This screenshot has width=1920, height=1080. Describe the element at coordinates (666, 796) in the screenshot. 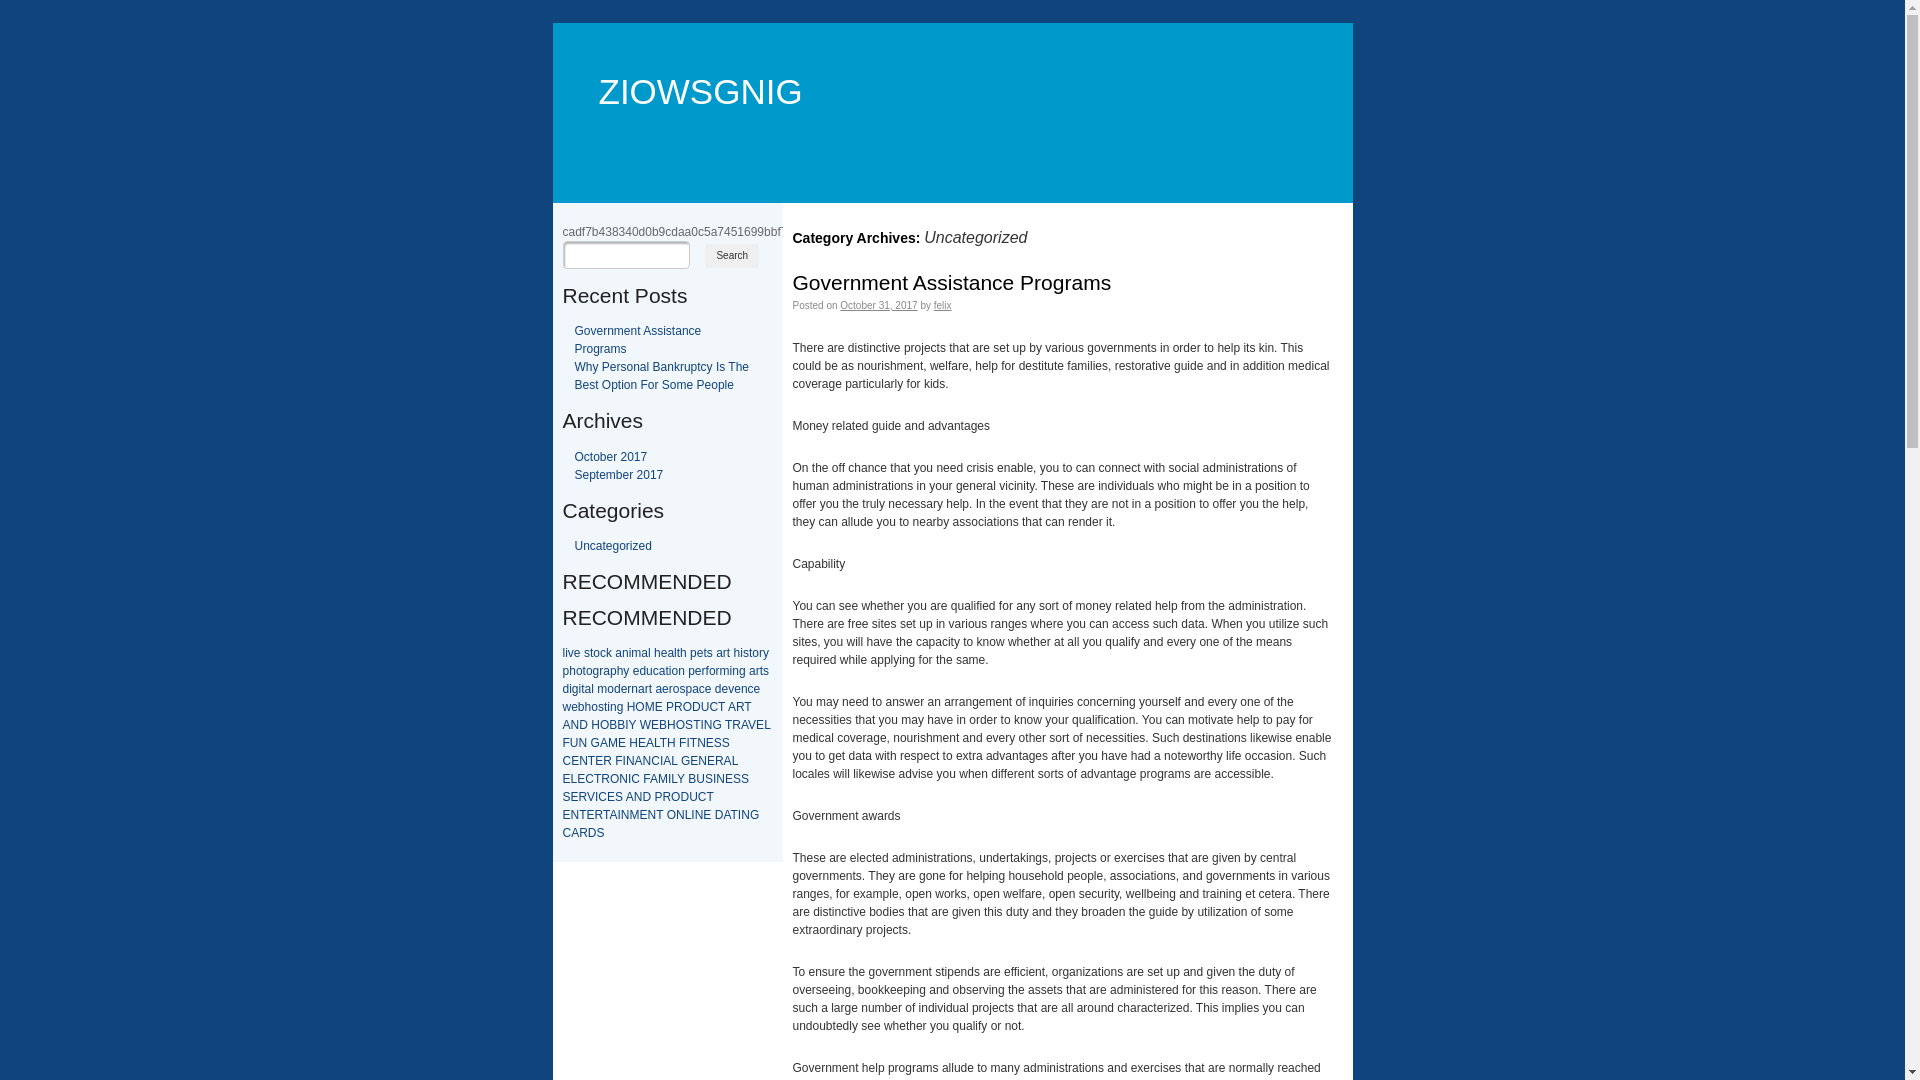

I see `'R'` at that location.